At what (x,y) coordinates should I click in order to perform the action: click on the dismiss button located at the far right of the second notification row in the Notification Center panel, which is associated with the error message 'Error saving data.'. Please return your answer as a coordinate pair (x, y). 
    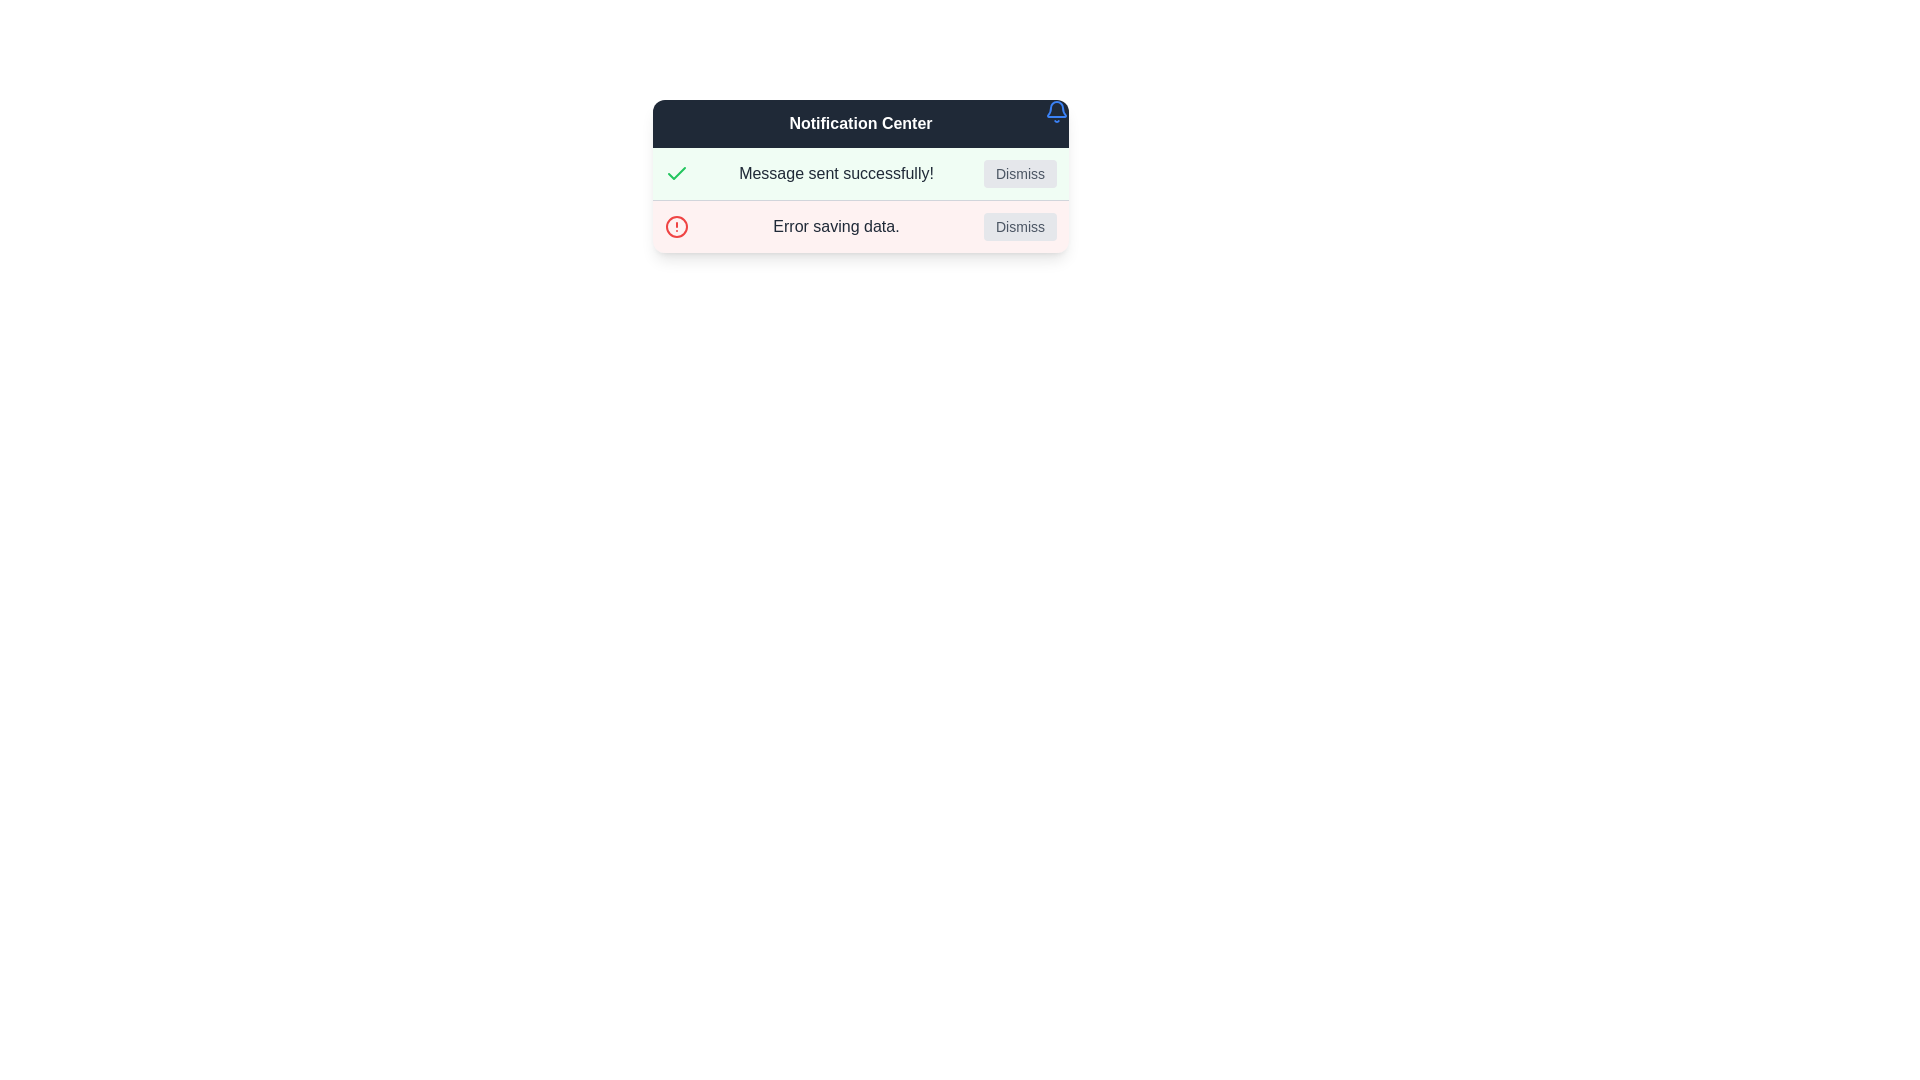
    Looking at the image, I should click on (1020, 226).